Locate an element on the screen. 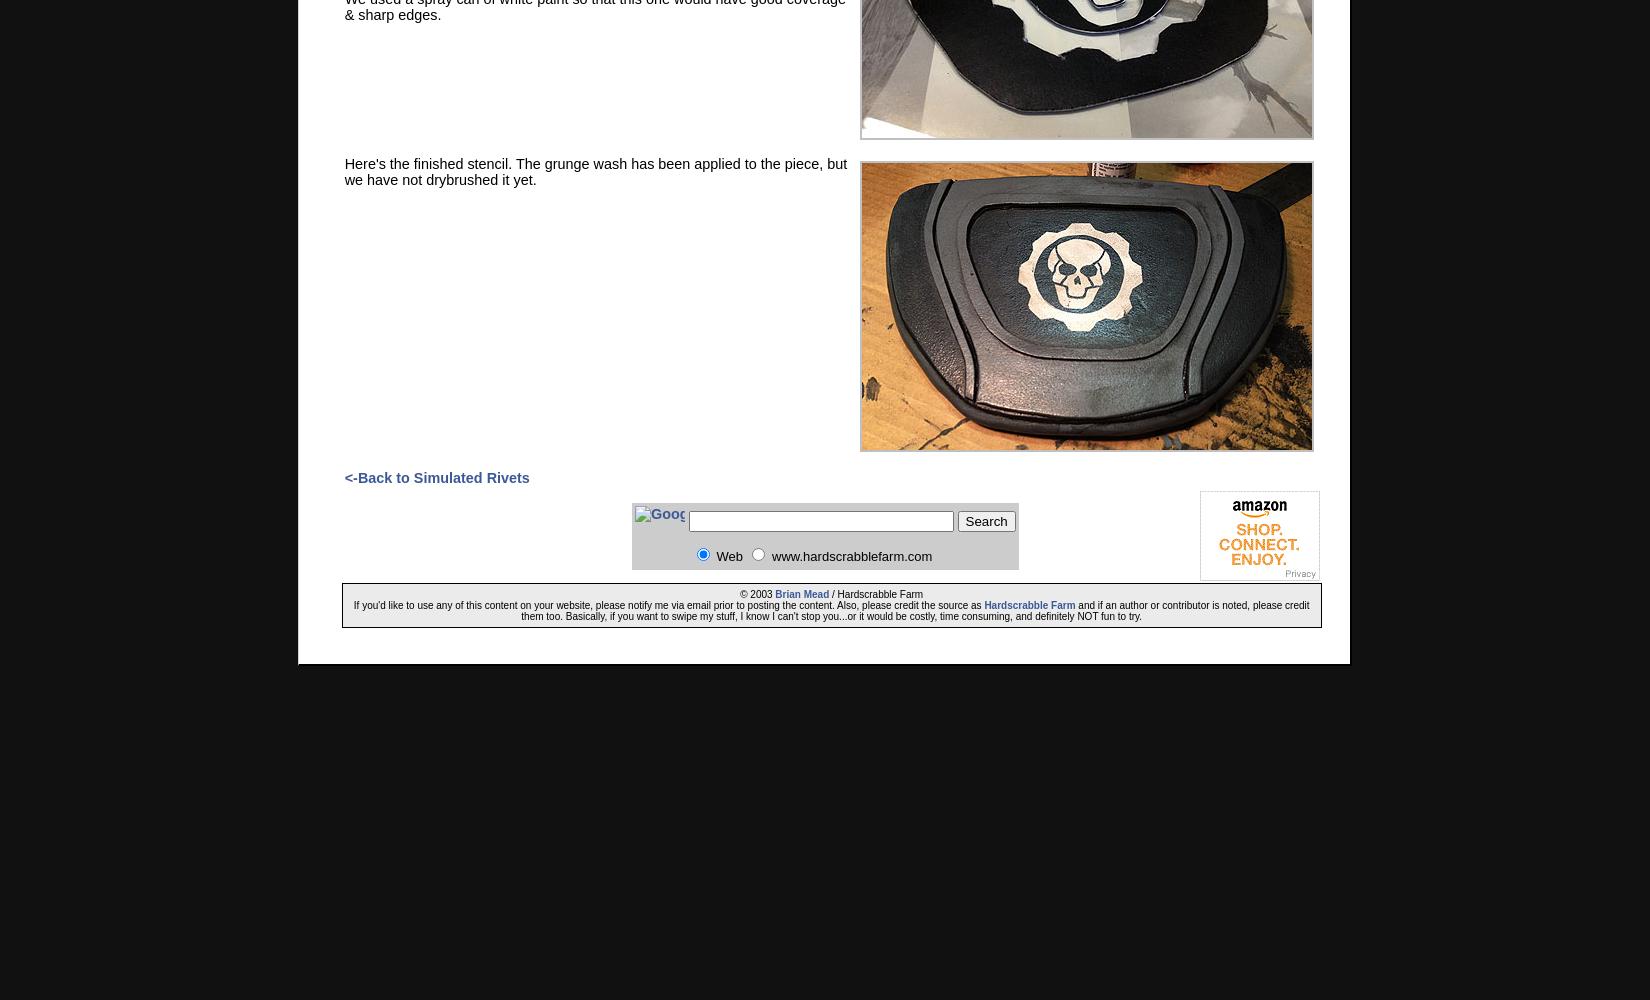  'Brian
      Mead' is located at coordinates (771, 593).